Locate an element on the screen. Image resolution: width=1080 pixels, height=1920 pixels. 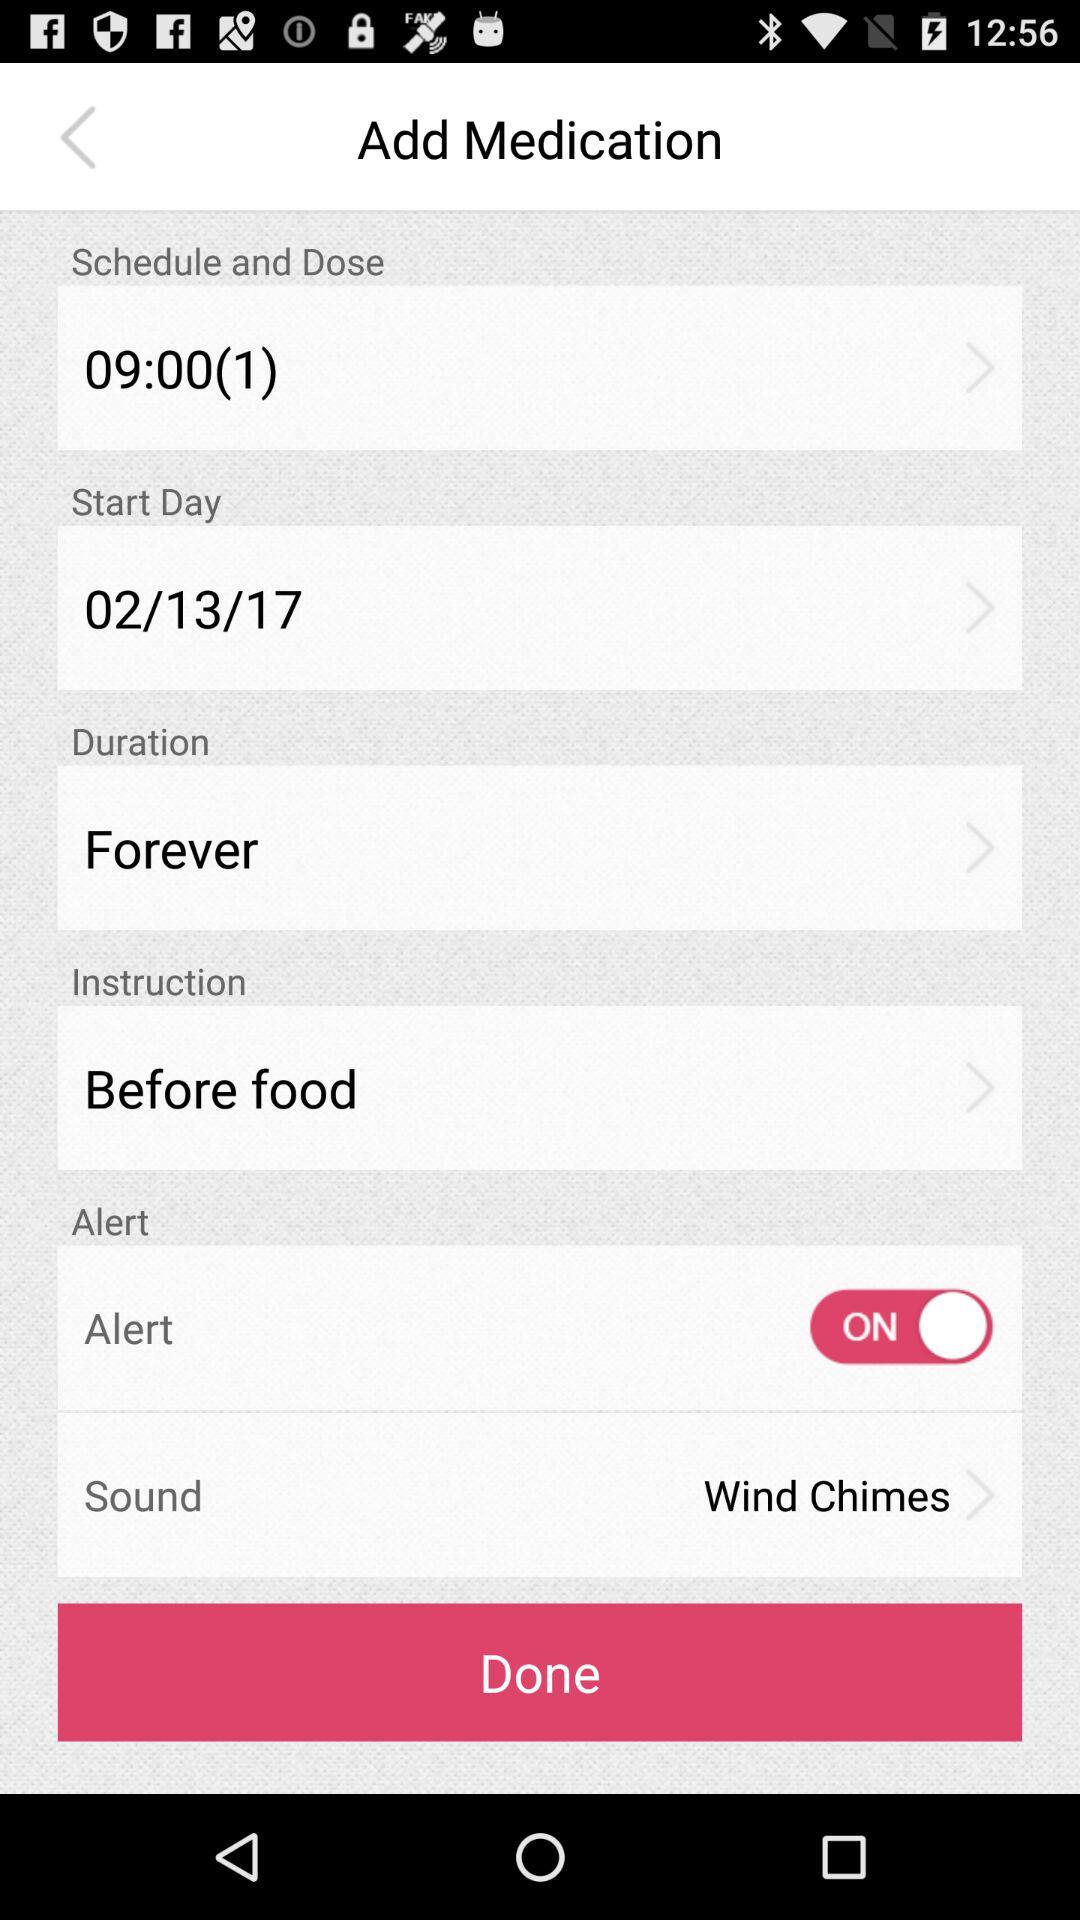
the item above start day item is located at coordinates (540, 367).